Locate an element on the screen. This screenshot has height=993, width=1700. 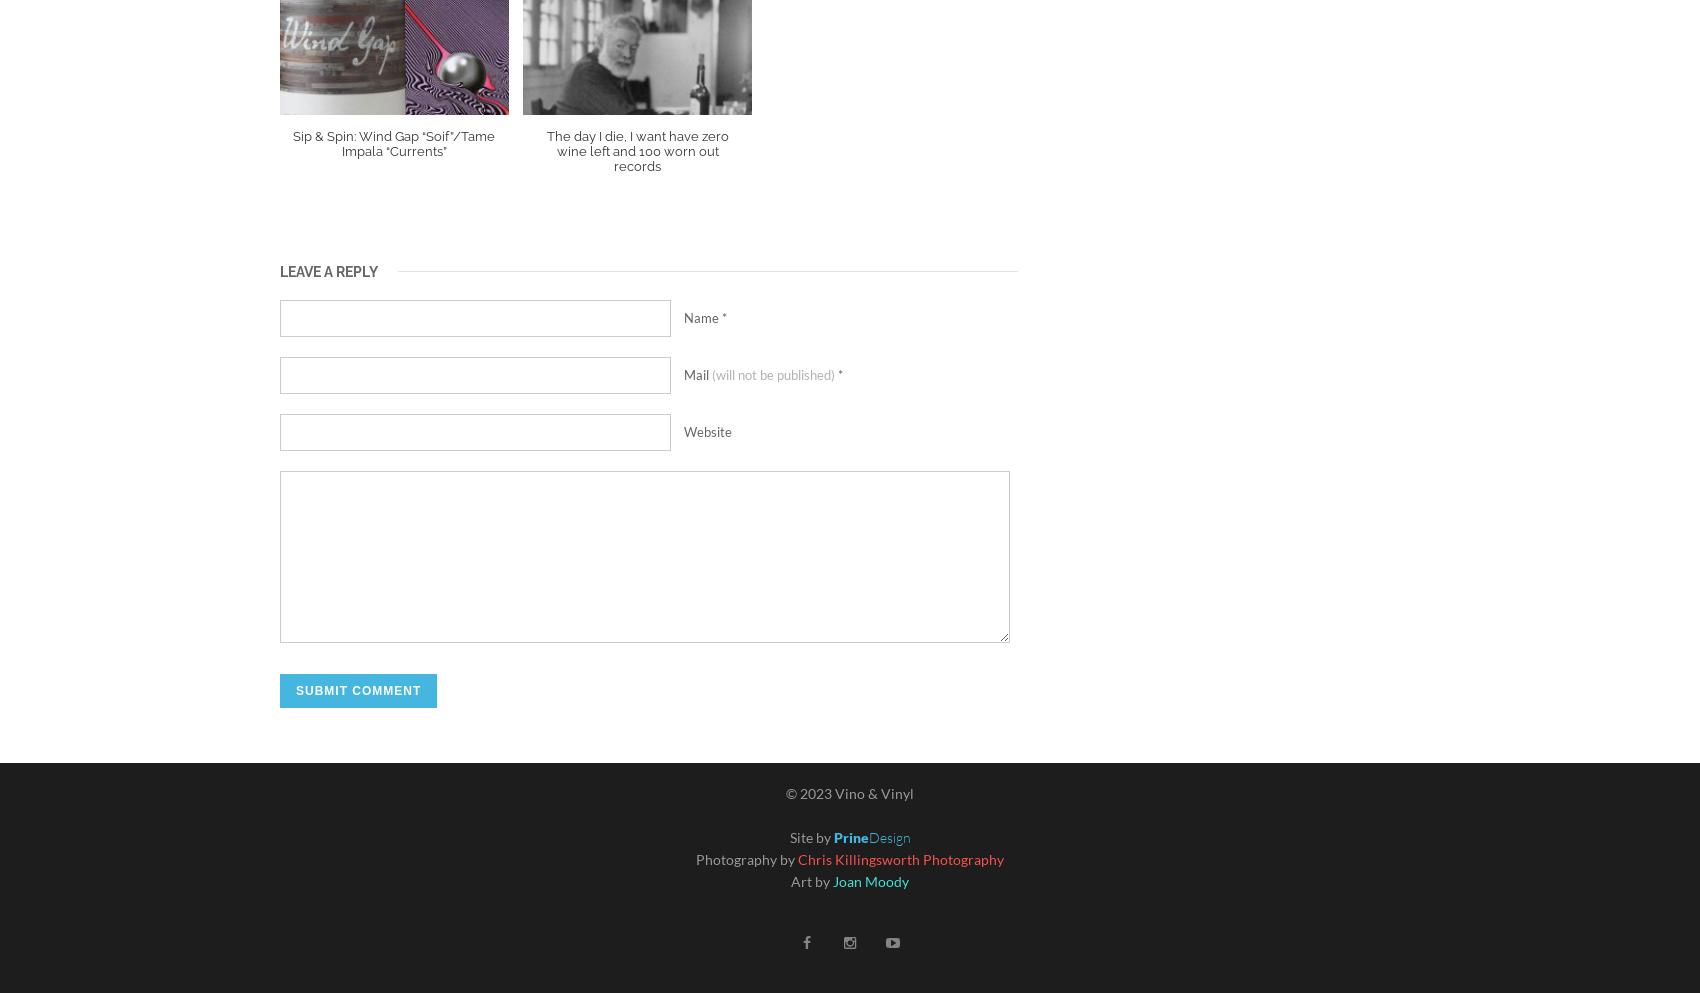
'The day I die, I want have zero wine left and 100 worn out records' is located at coordinates (545, 151).